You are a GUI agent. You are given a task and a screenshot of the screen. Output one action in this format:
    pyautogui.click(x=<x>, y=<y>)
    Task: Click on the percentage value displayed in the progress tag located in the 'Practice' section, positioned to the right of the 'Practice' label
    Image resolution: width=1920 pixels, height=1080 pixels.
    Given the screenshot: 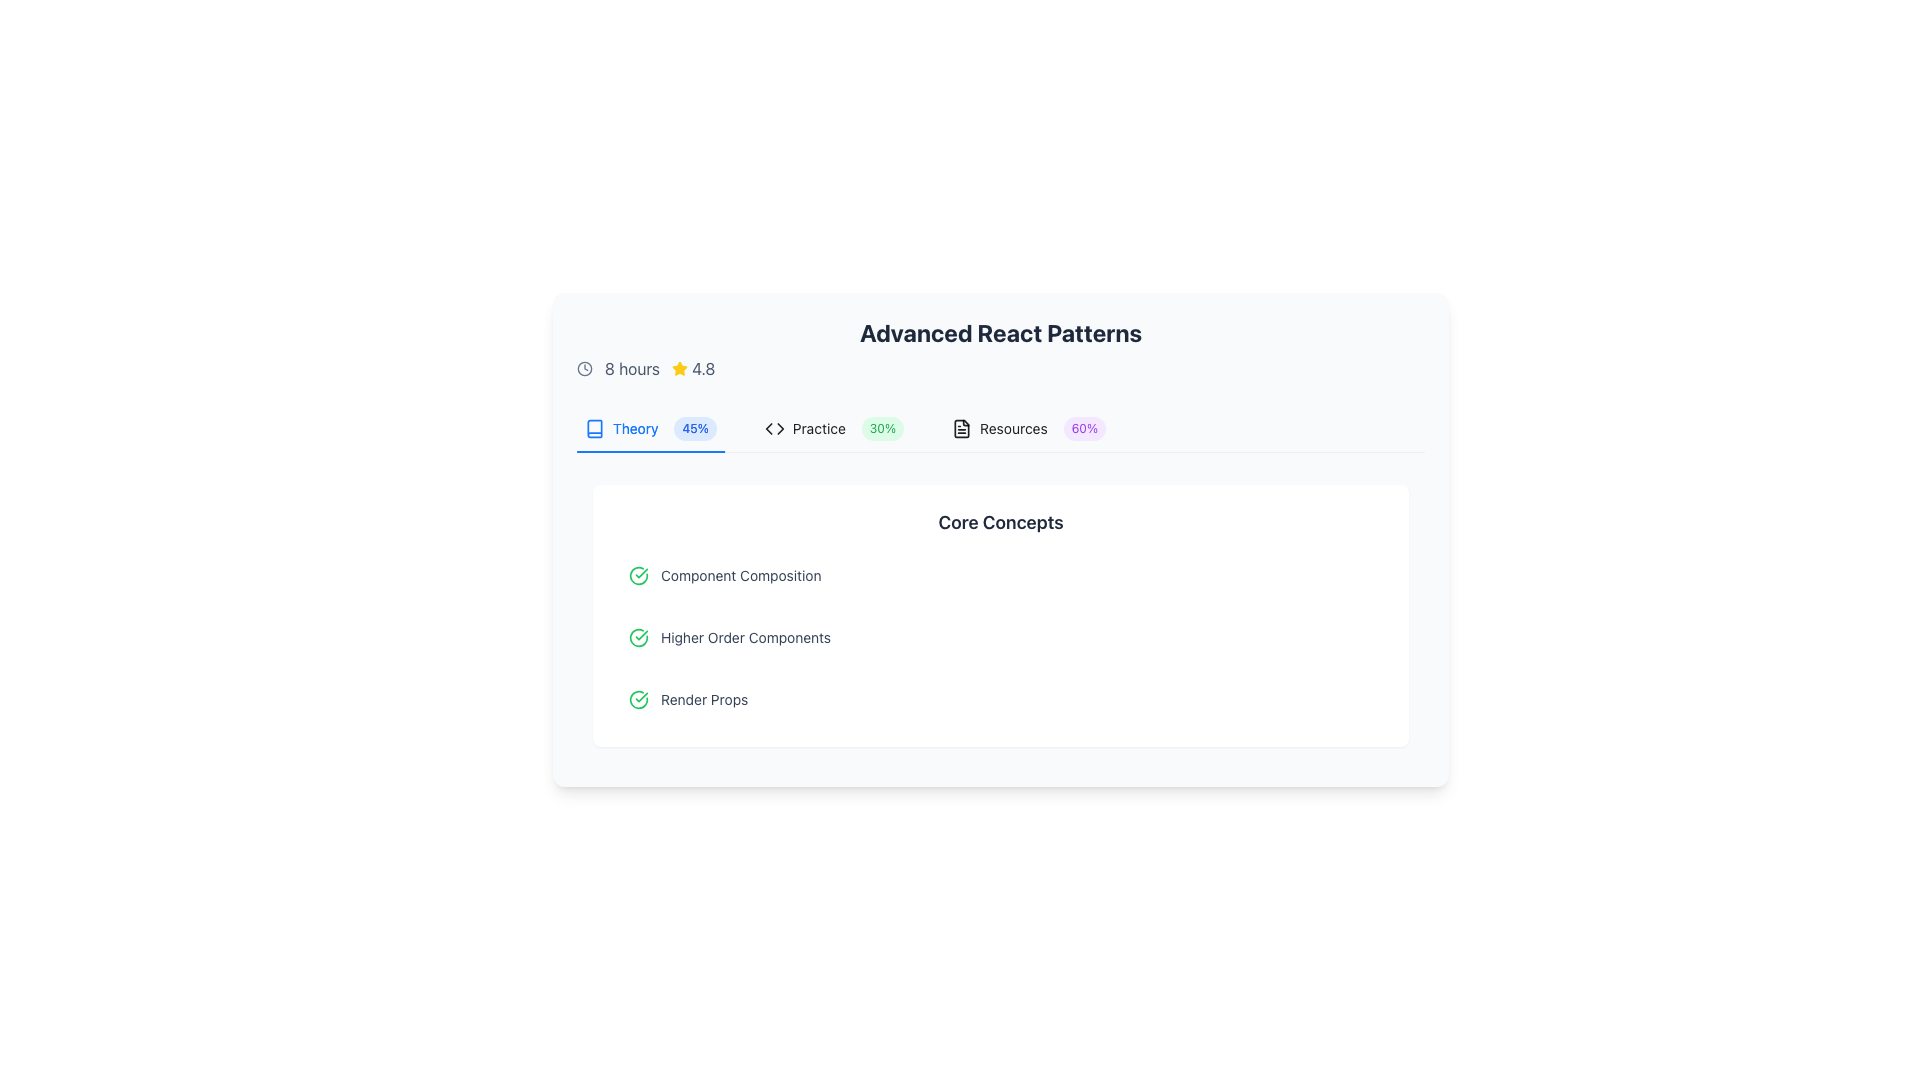 What is the action you would take?
    pyautogui.click(x=882, y=427)
    